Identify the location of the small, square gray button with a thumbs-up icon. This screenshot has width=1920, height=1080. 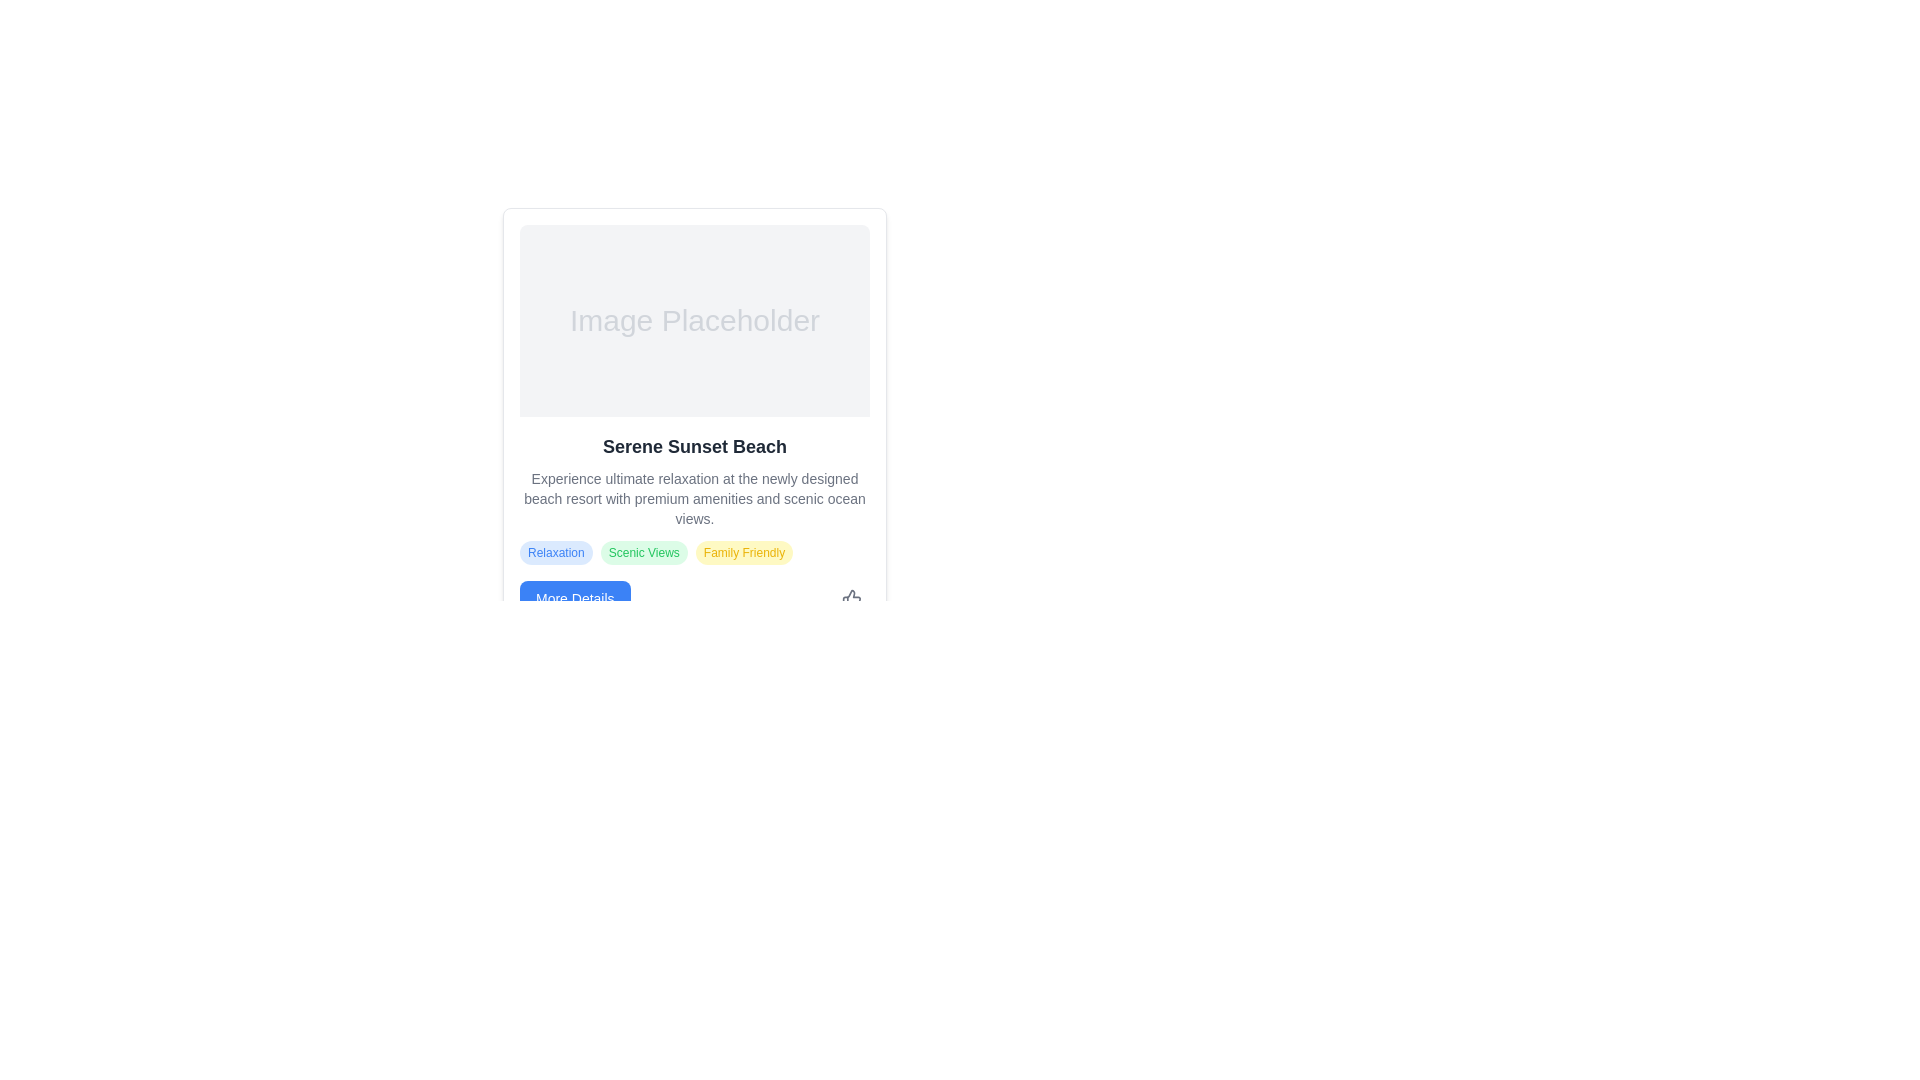
(851, 597).